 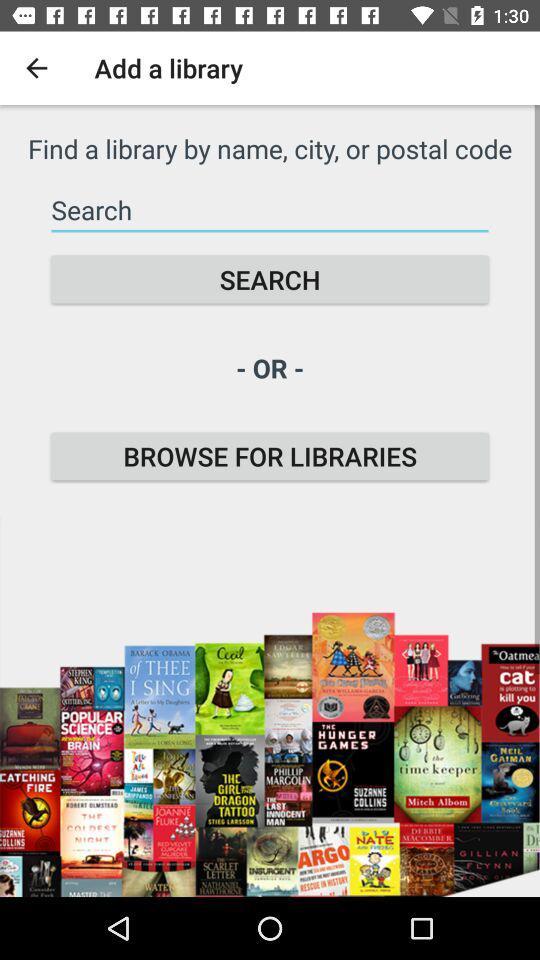 What do you see at coordinates (36, 68) in the screenshot?
I see `the icon to the left of add a library icon` at bounding box center [36, 68].